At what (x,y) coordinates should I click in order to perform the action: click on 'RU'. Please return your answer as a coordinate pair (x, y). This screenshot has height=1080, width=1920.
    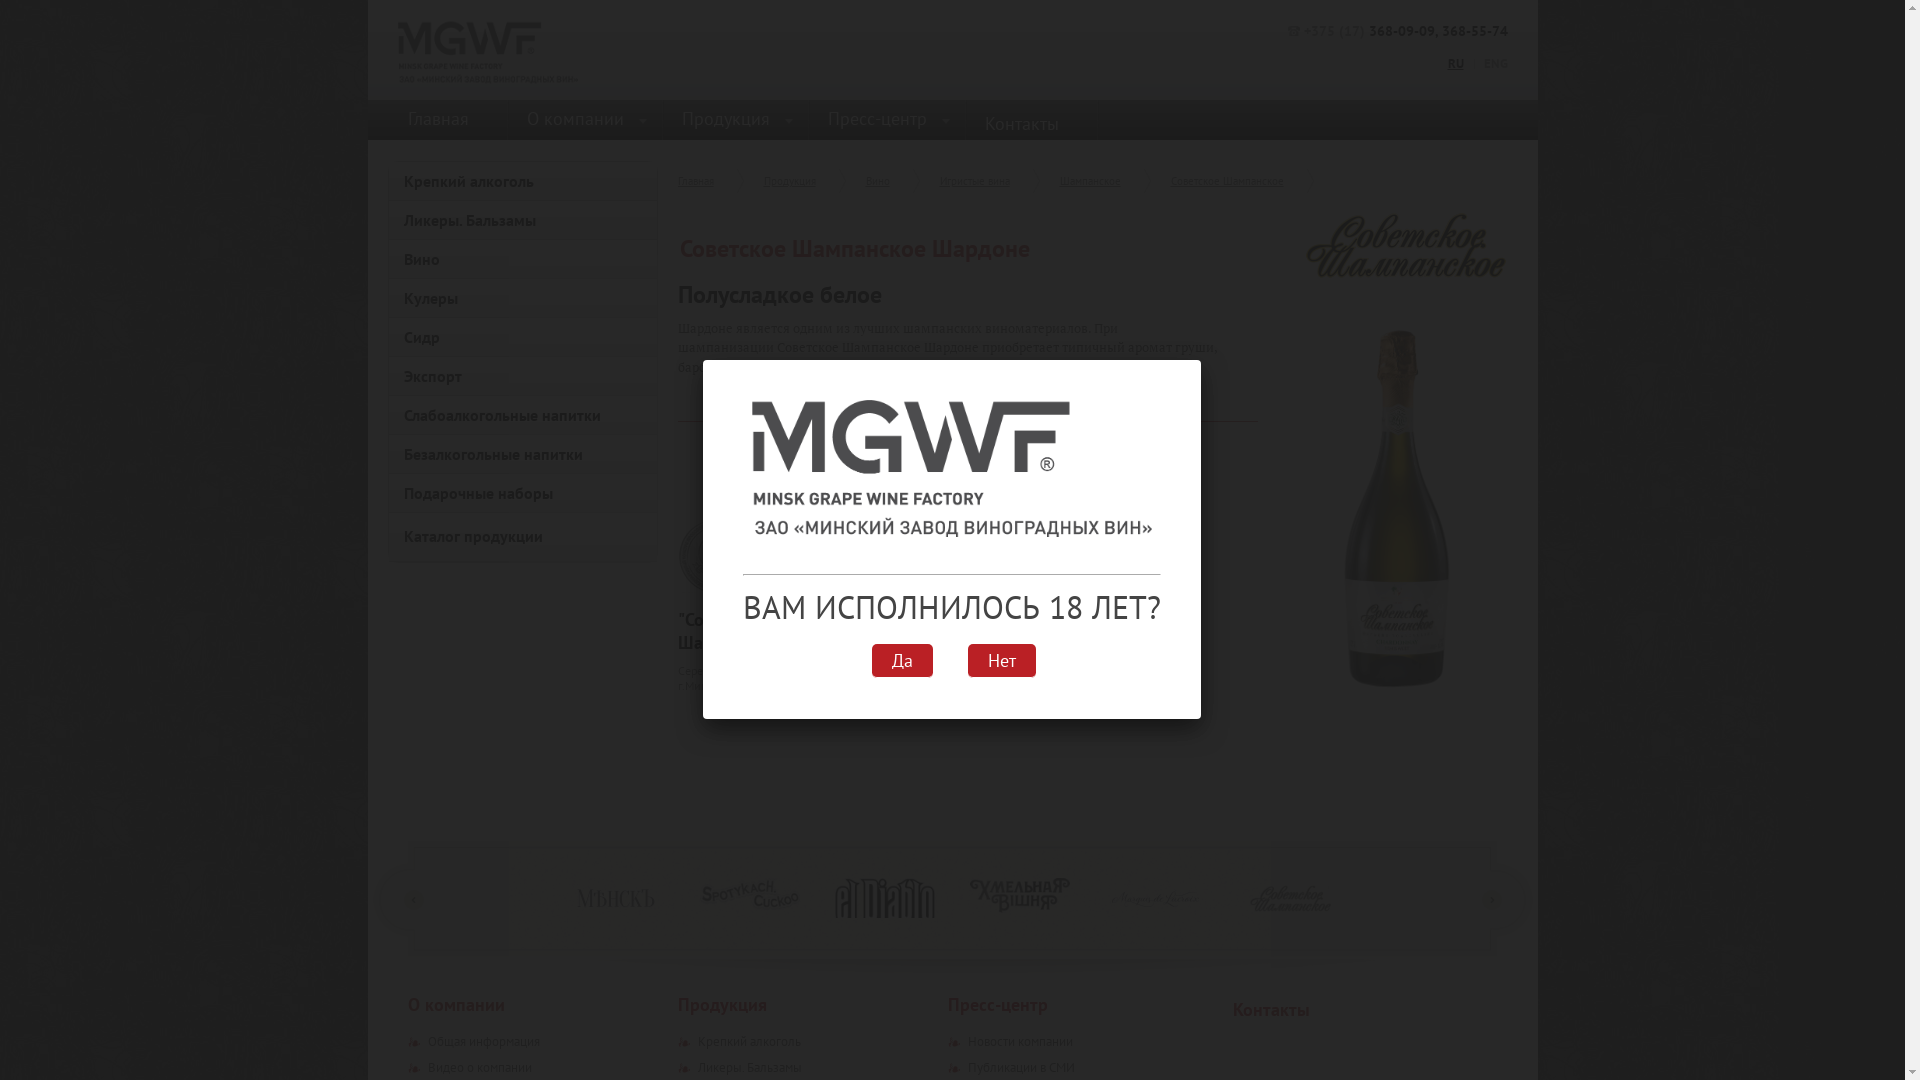
    Looking at the image, I should click on (1448, 62).